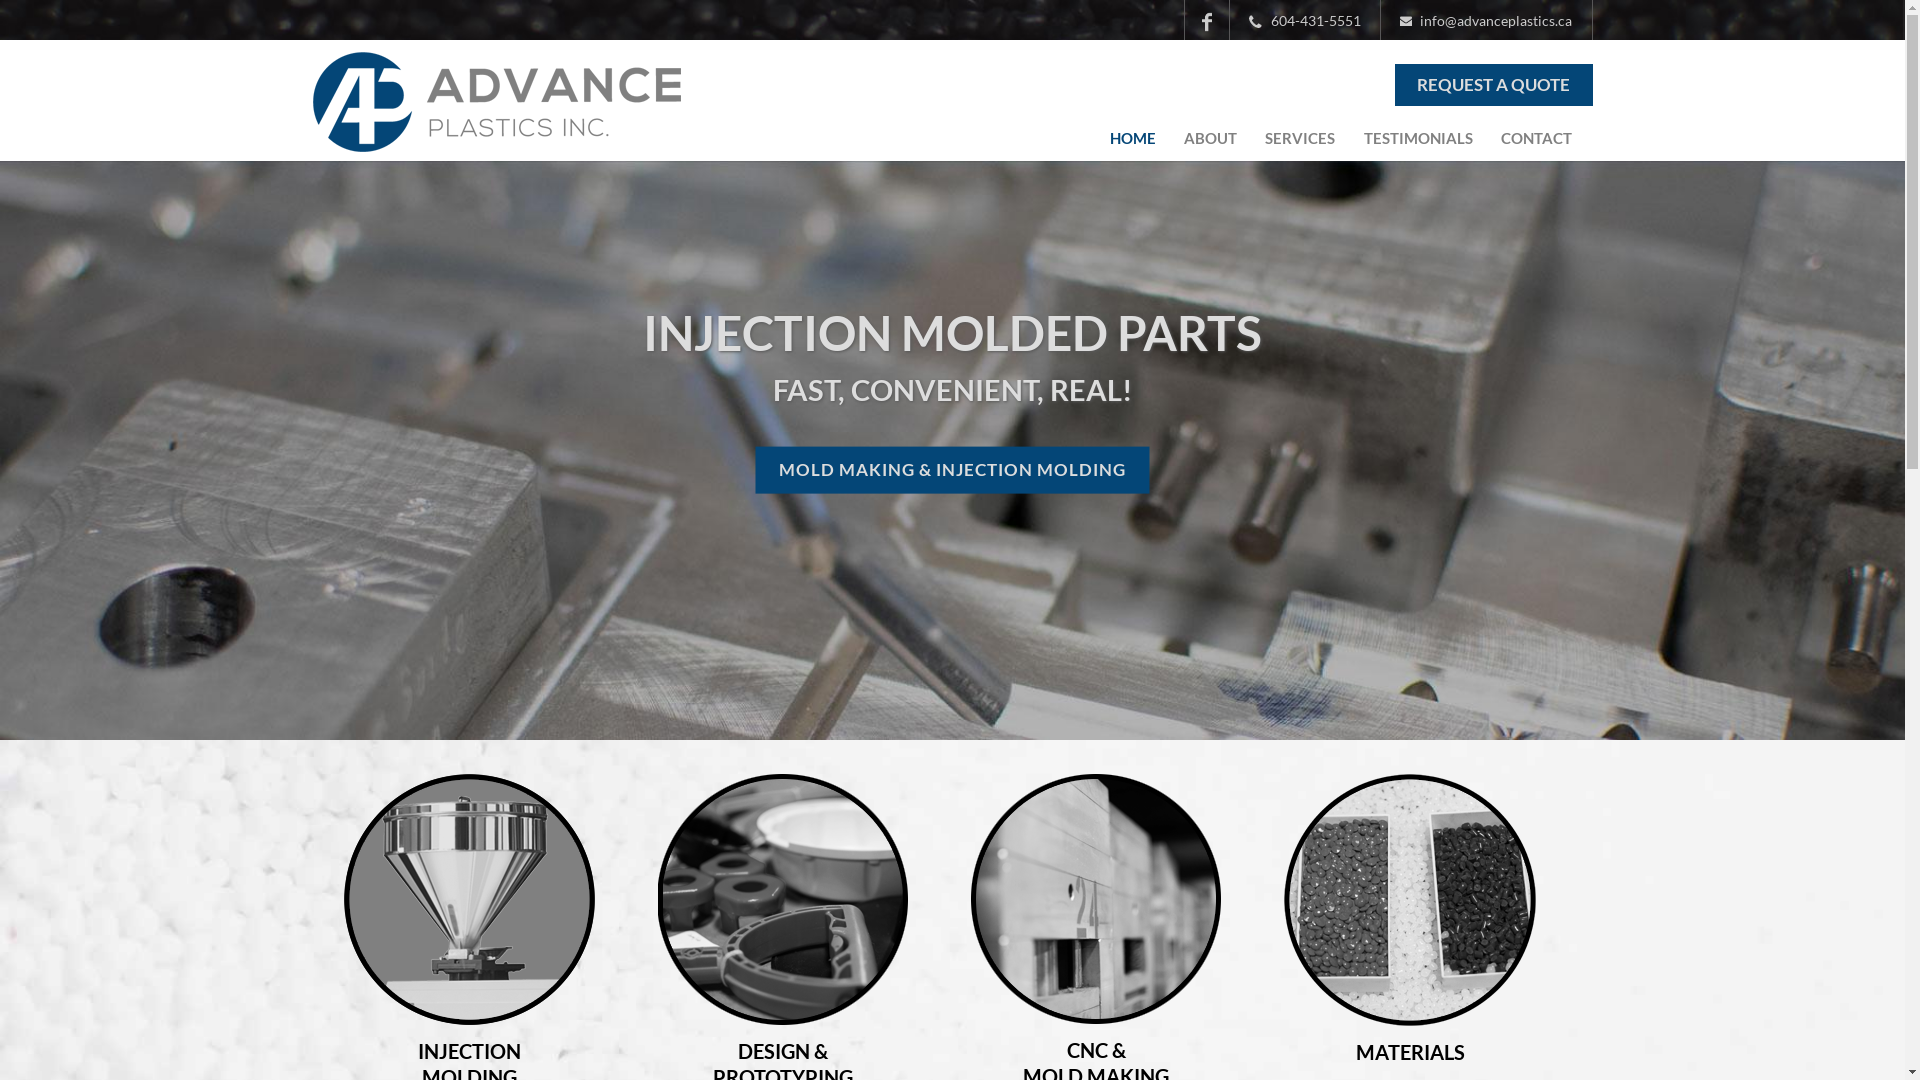 The width and height of the screenshot is (1920, 1080). Describe the element at coordinates (951, 470) in the screenshot. I see `'MOLD MAKING & INJECTION MOLDING'` at that location.